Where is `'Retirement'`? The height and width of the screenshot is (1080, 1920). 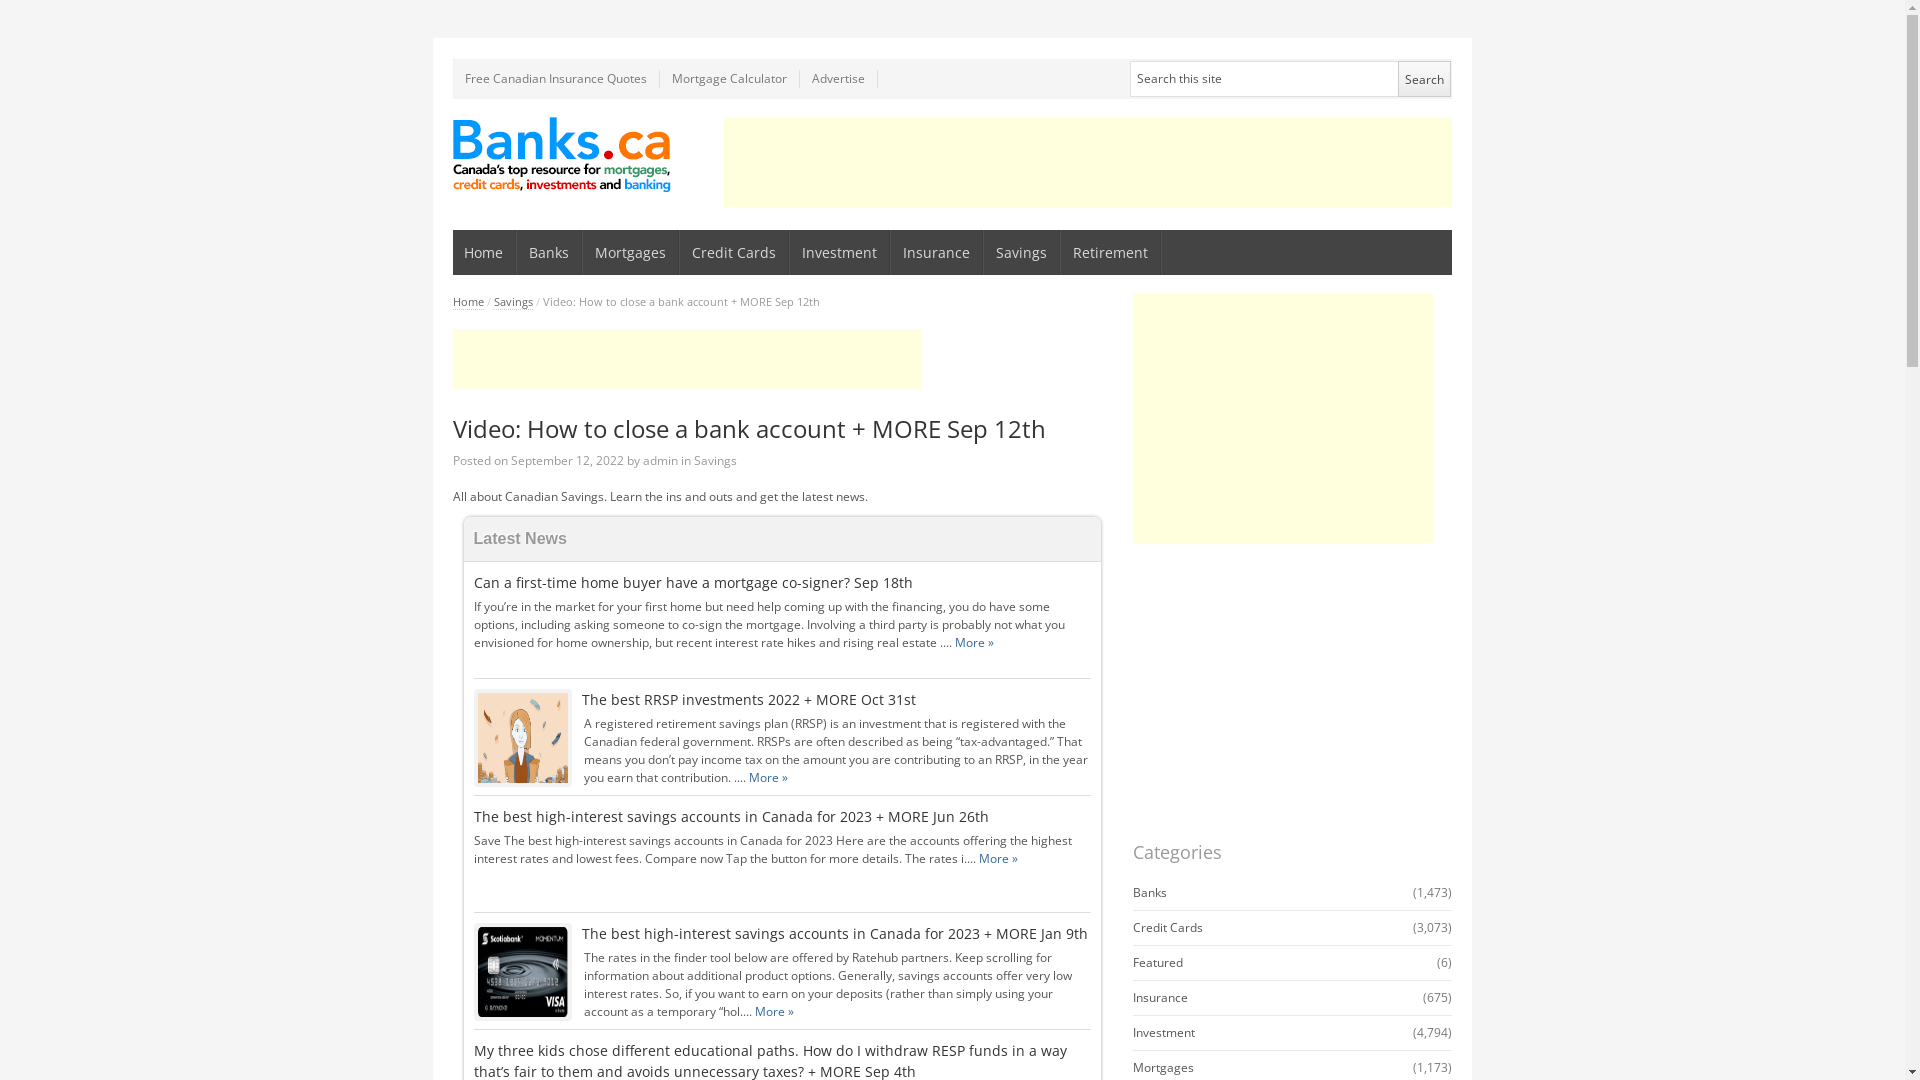
'Retirement' is located at coordinates (1109, 251).